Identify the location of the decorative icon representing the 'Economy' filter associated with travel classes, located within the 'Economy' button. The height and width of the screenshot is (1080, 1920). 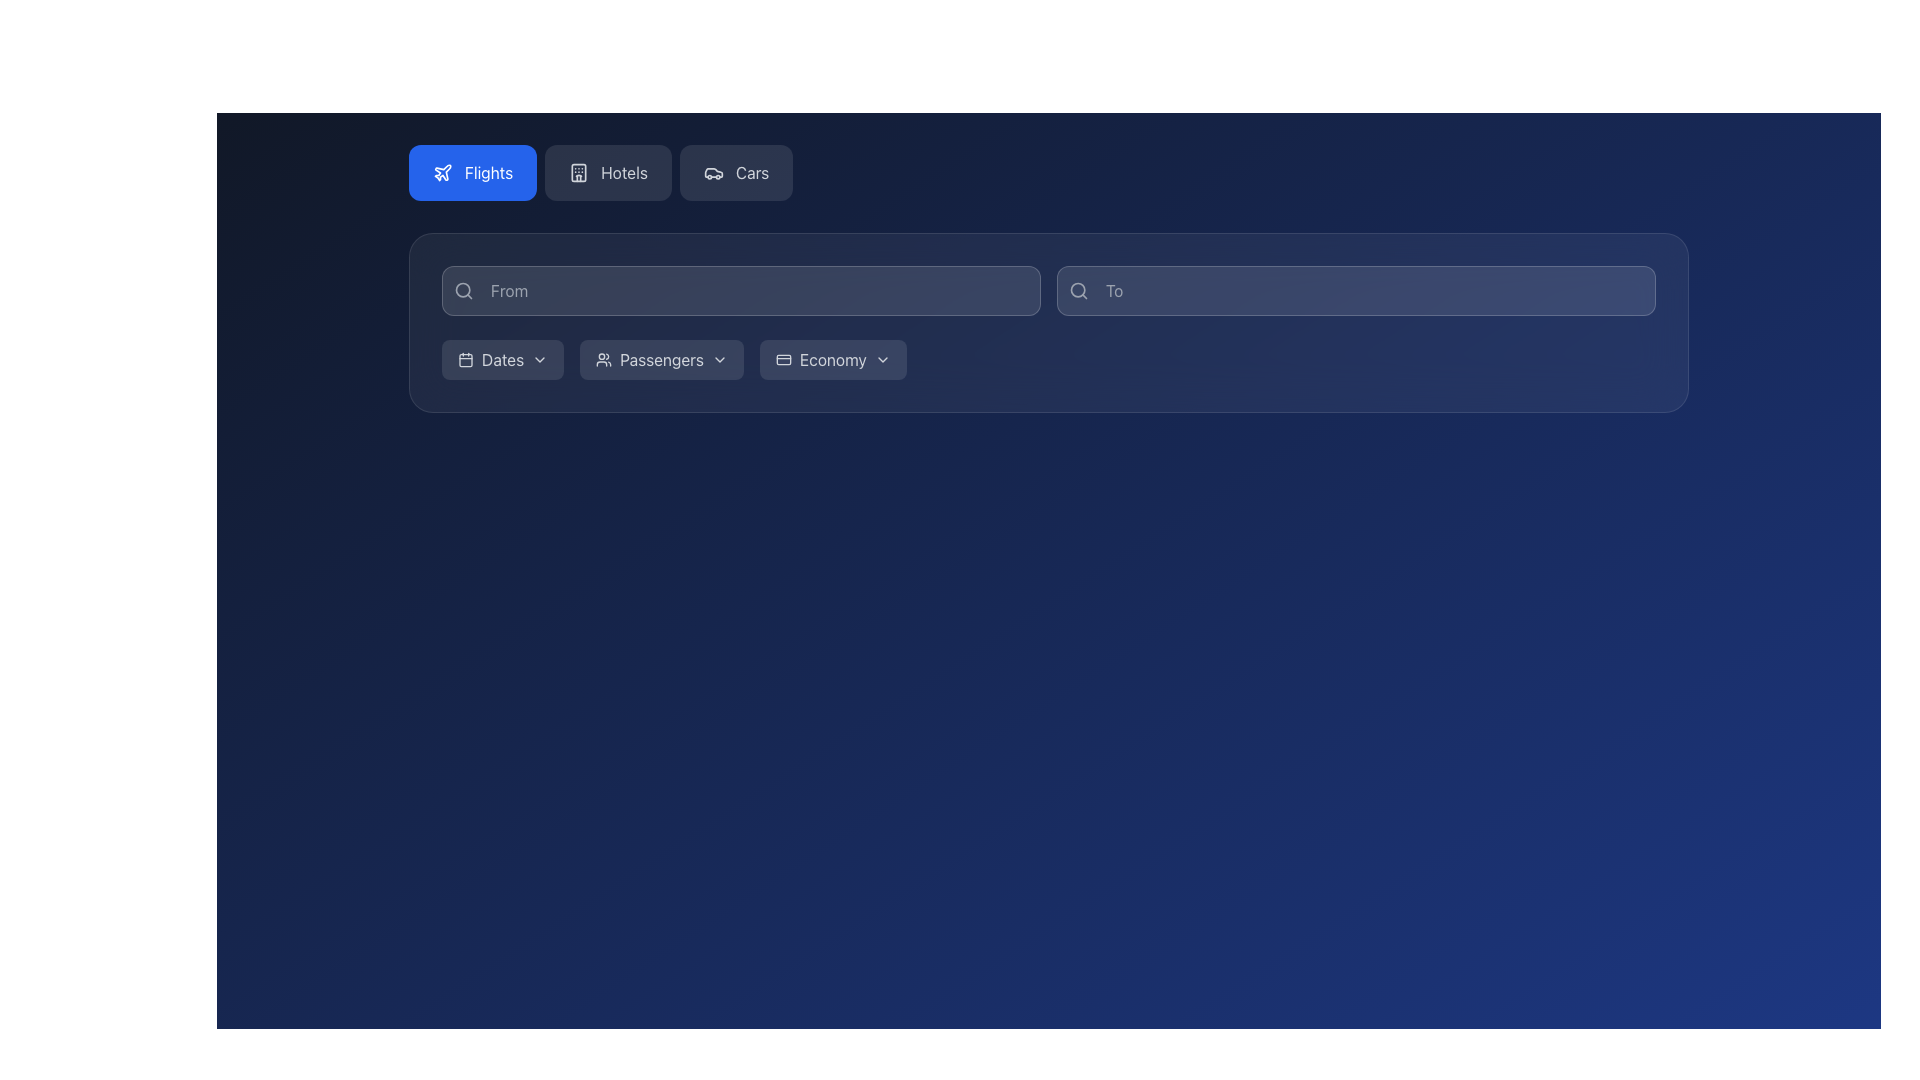
(782, 358).